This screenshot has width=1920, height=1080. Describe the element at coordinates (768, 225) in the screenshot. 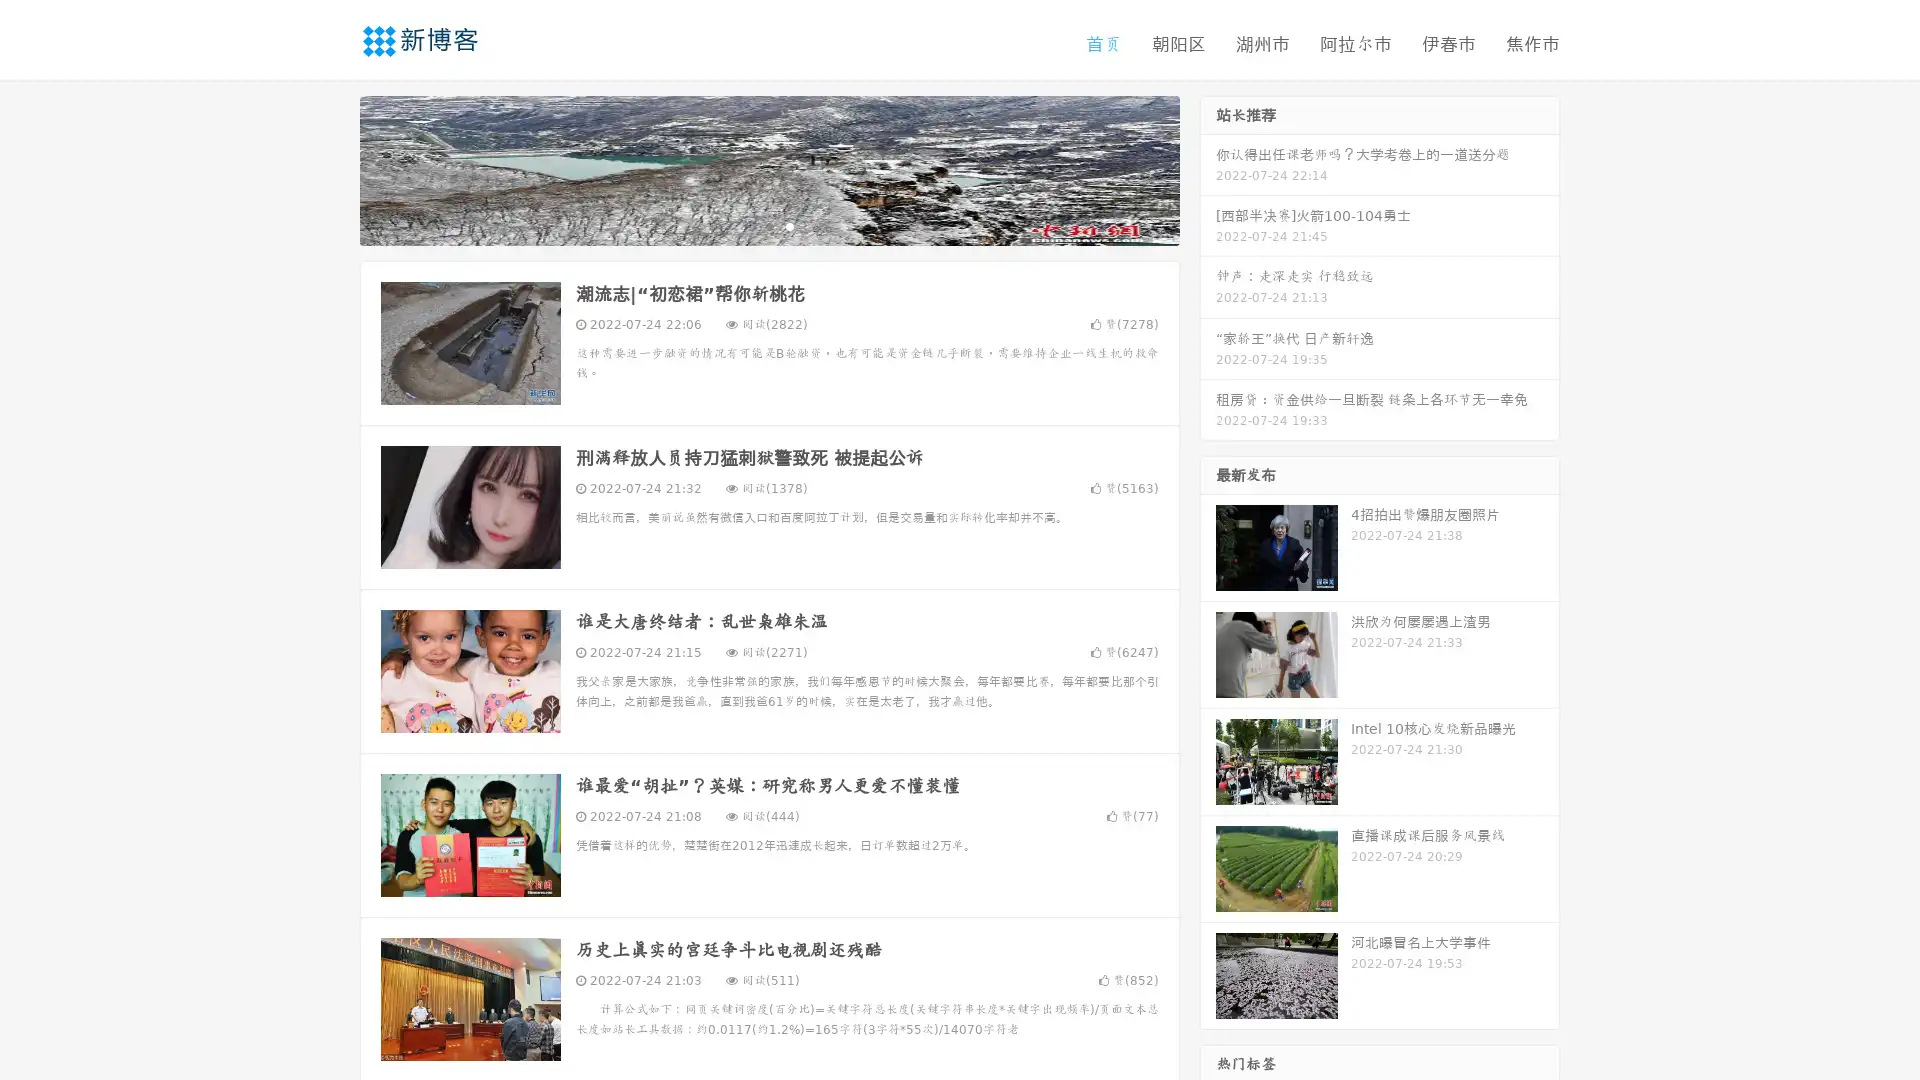

I see `Go to slide 2` at that location.